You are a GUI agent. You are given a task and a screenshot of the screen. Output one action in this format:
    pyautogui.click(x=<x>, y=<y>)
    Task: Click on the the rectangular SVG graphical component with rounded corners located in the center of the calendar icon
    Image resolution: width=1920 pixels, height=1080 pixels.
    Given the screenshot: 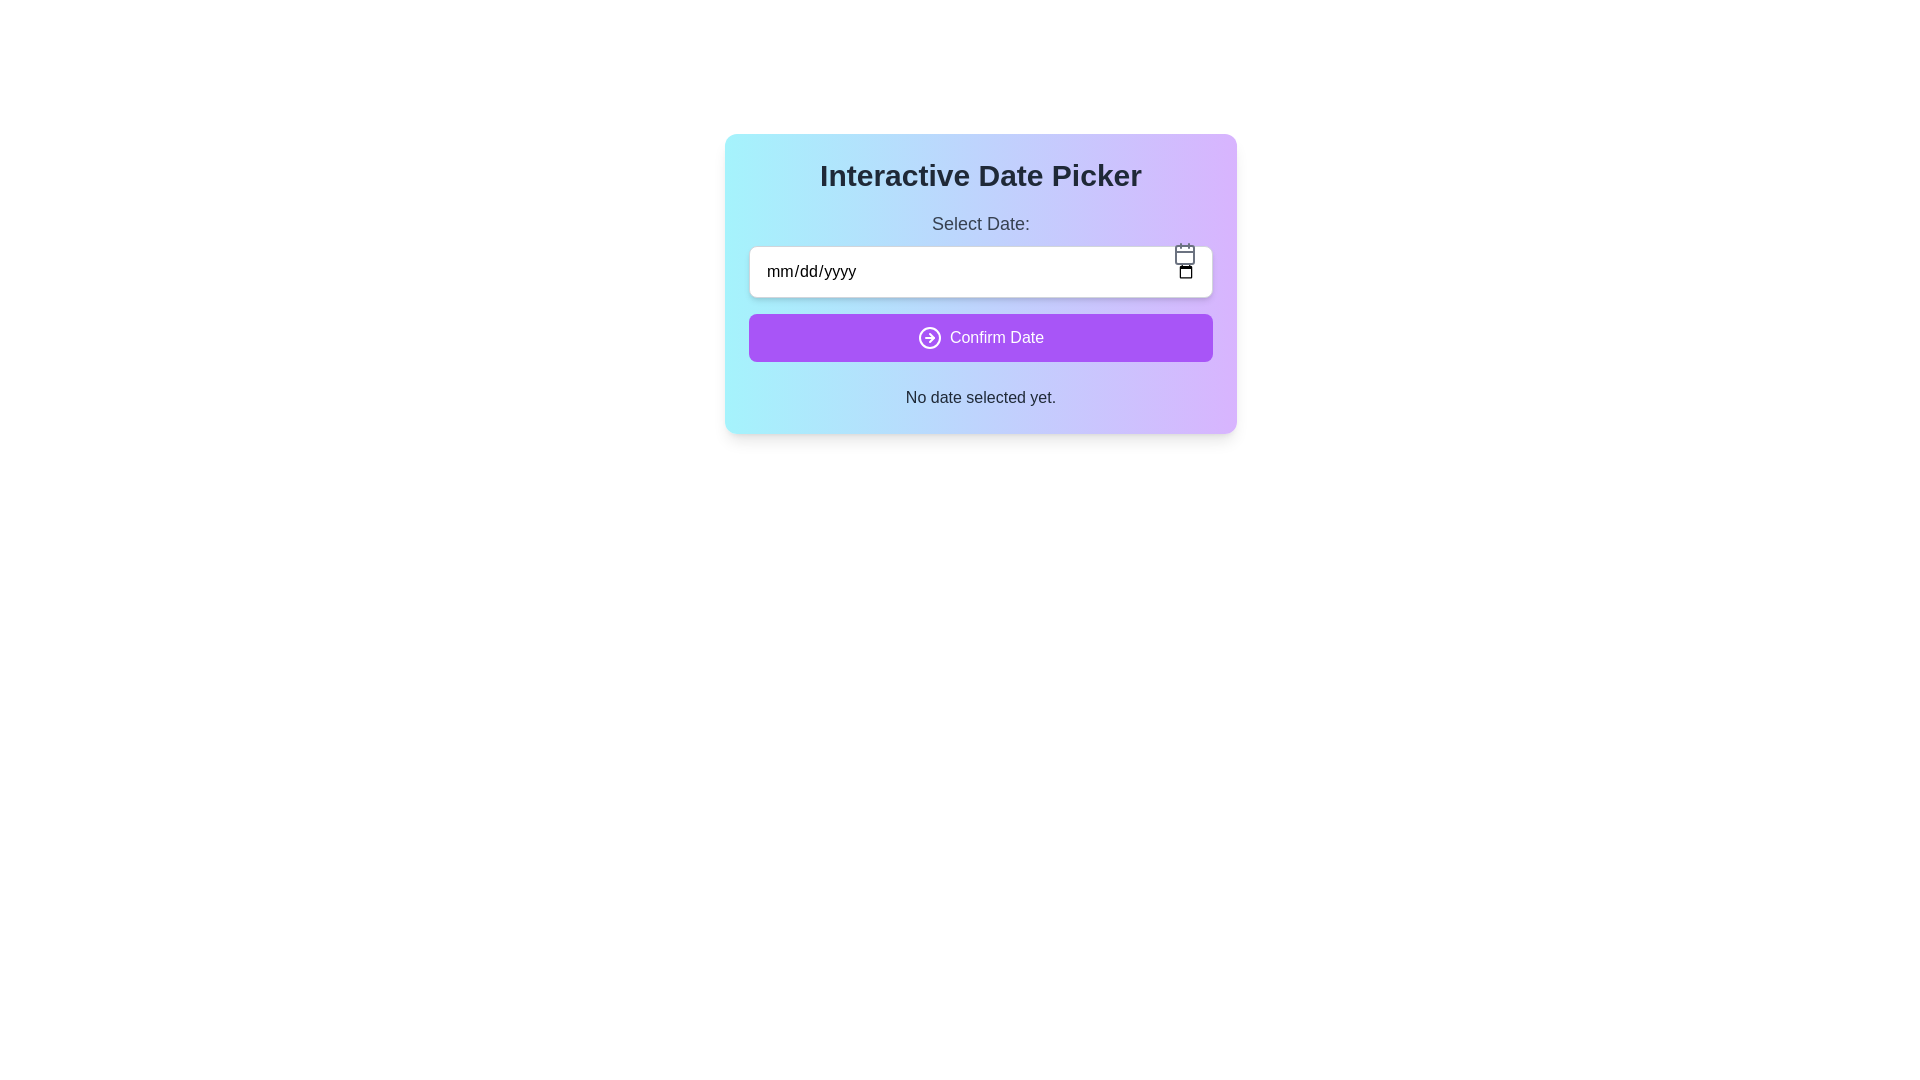 What is the action you would take?
    pyautogui.click(x=1185, y=253)
    